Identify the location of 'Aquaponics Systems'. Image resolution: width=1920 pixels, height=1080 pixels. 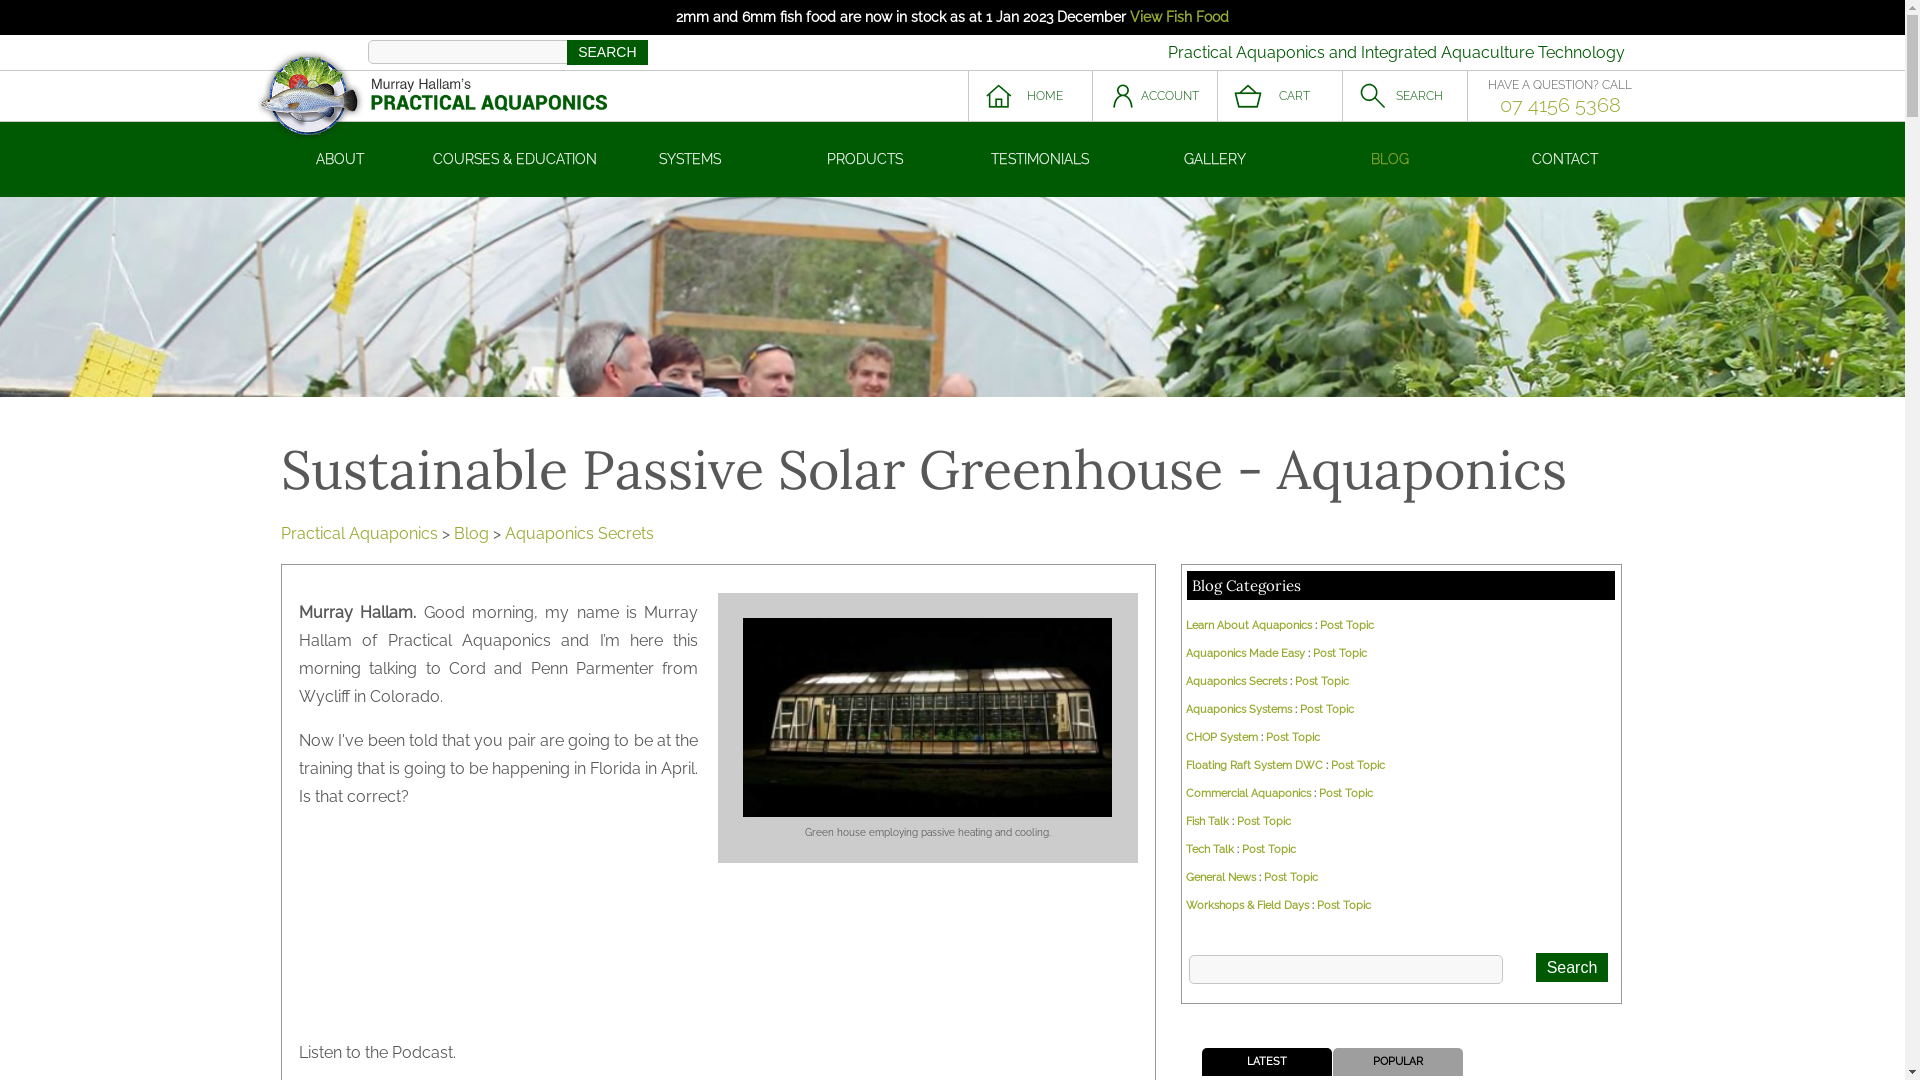
(1237, 708).